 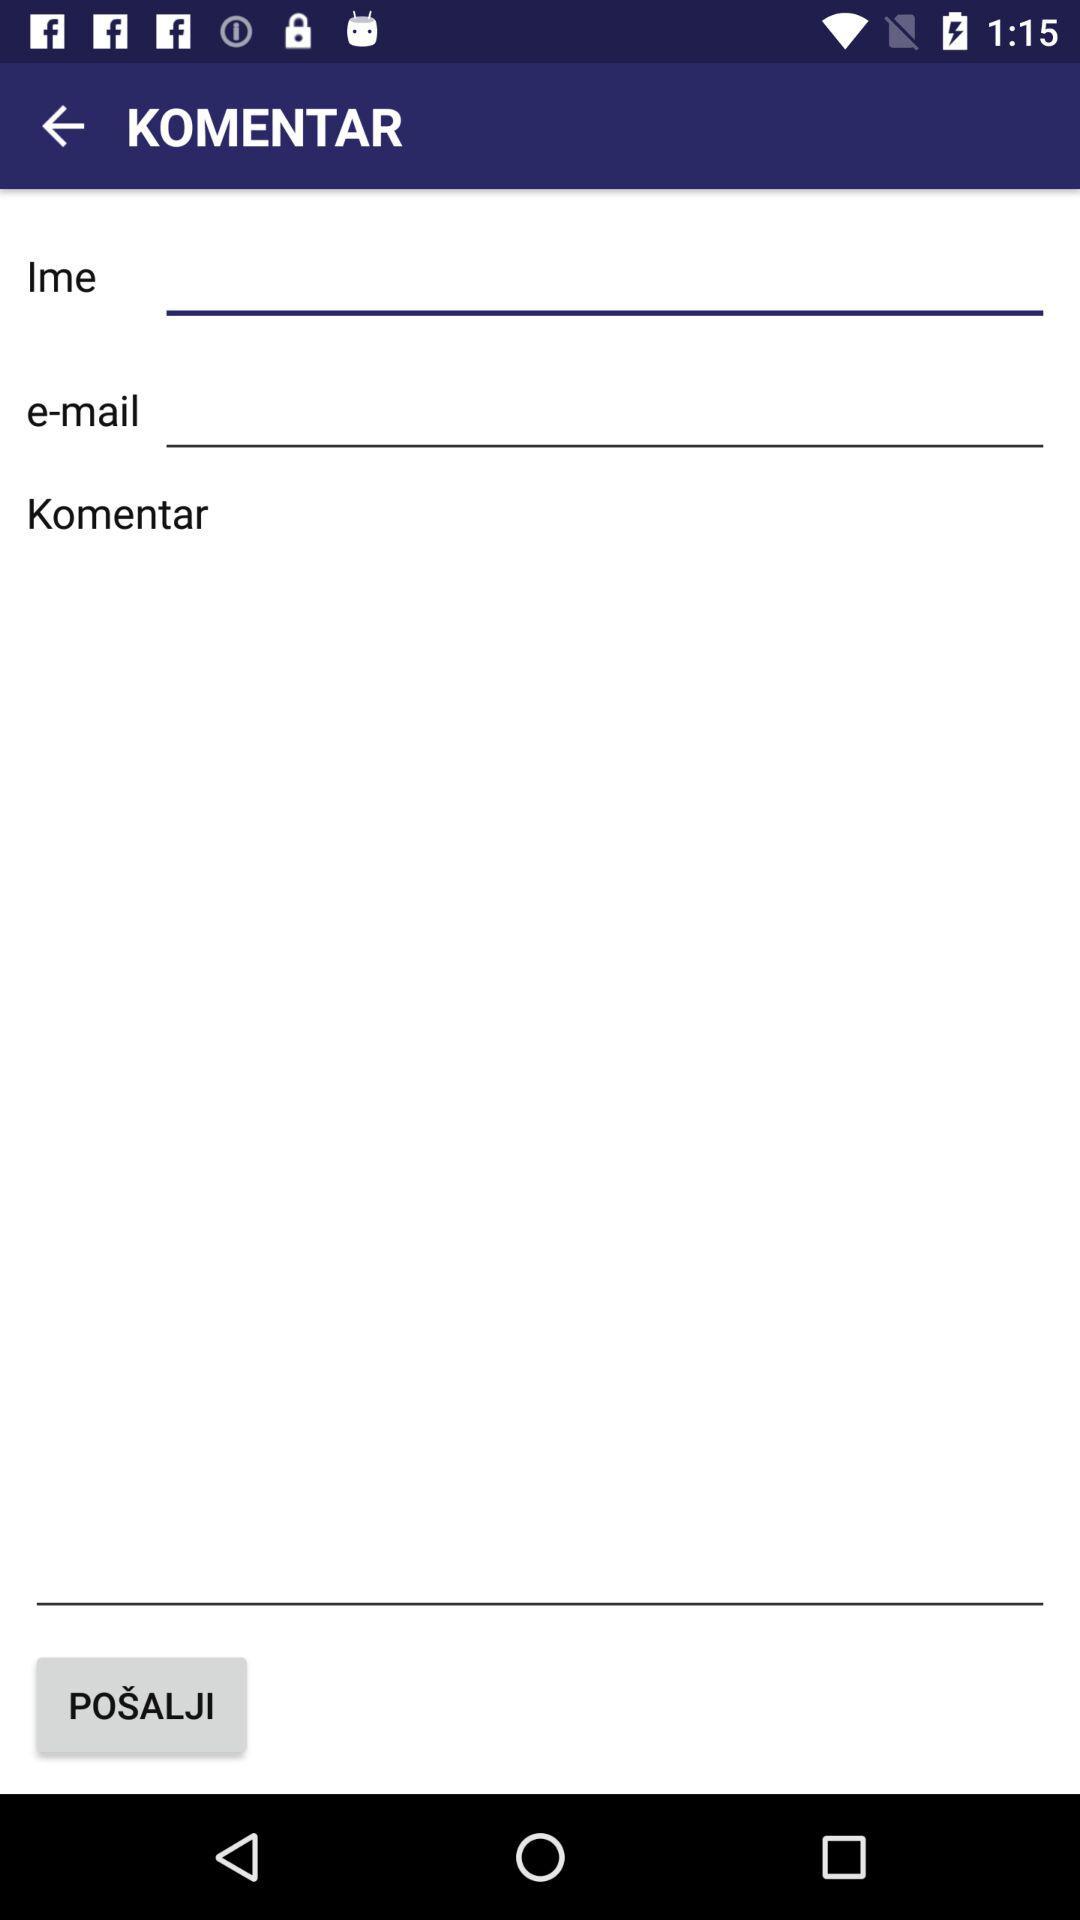 What do you see at coordinates (61, 124) in the screenshot?
I see `the arrow_backward icon` at bounding box center [61, 124].